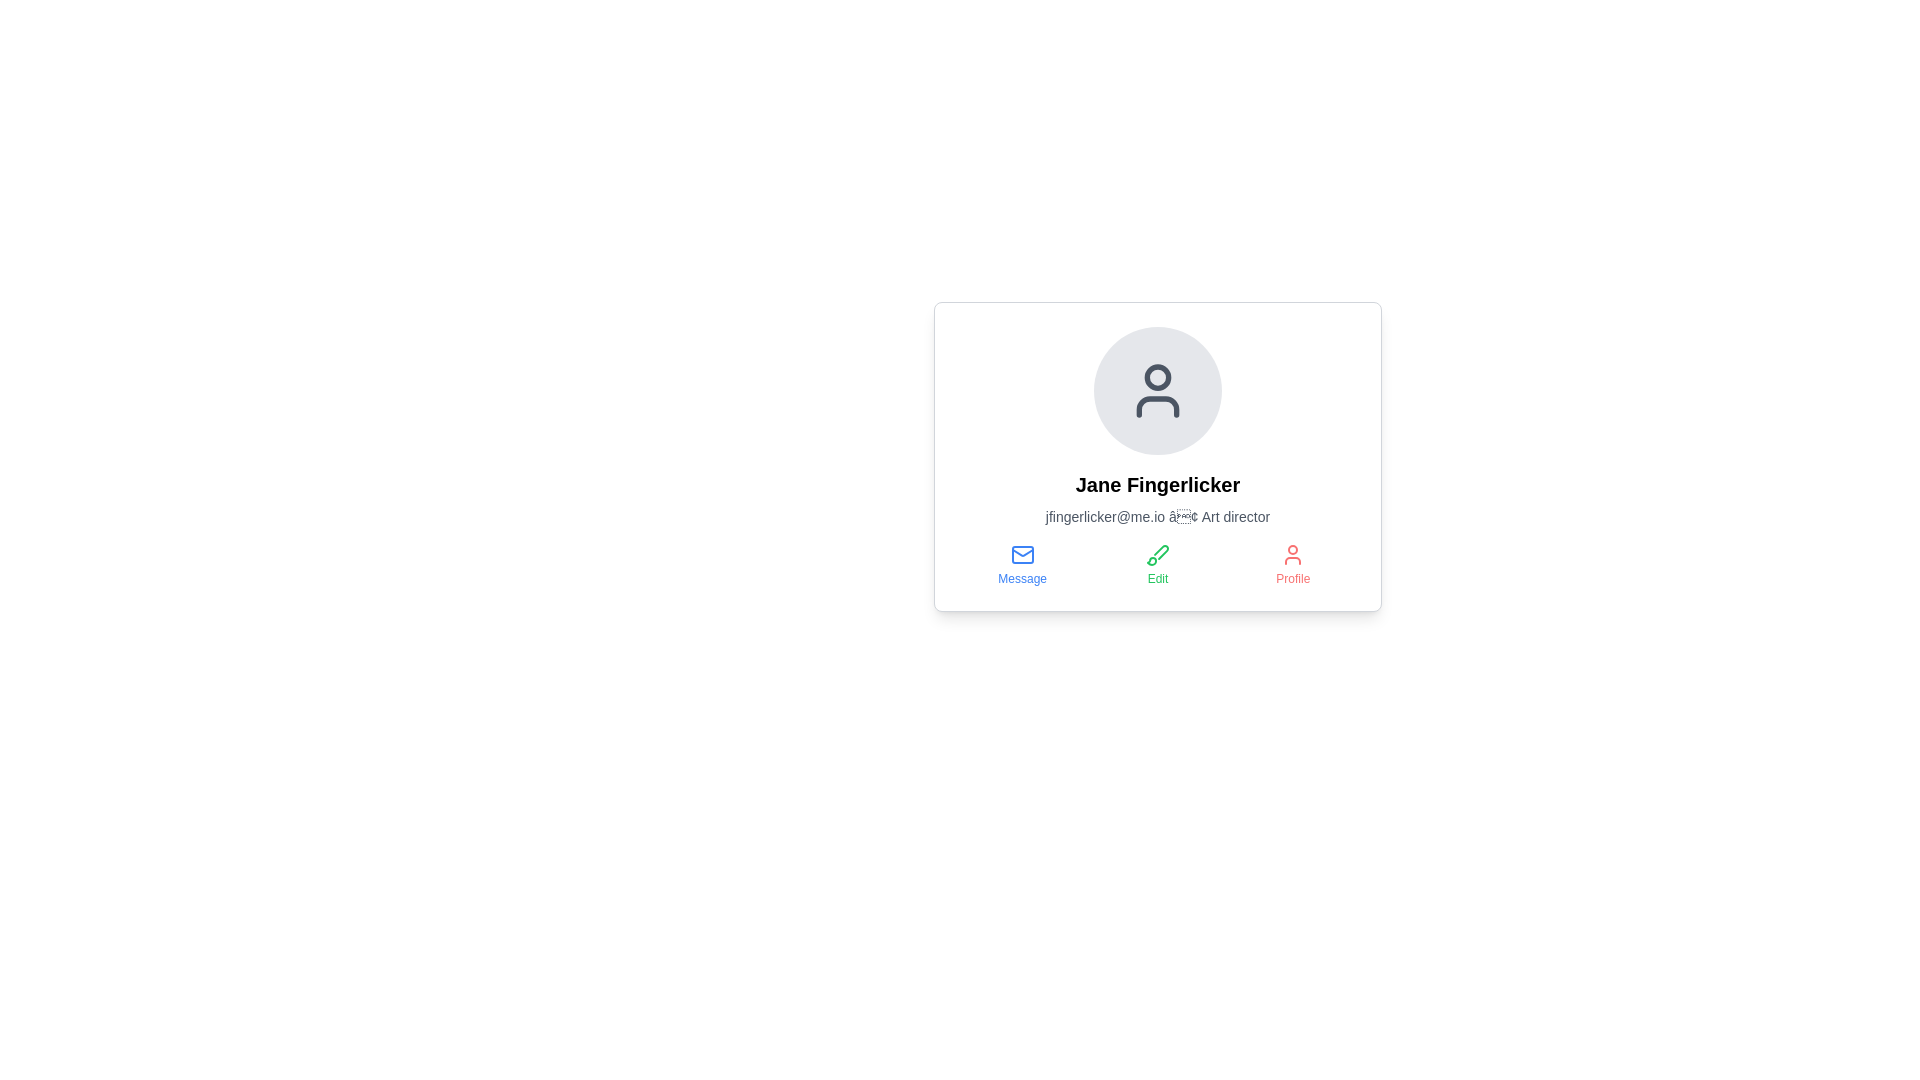 The width and height of the screenshot is (1920, 1080). Describe the element at coordinates (1157, 377) in the screenshot. I see `the decorative Circle graphical element located at the center of the avatar icon in the user profile card` at that location.